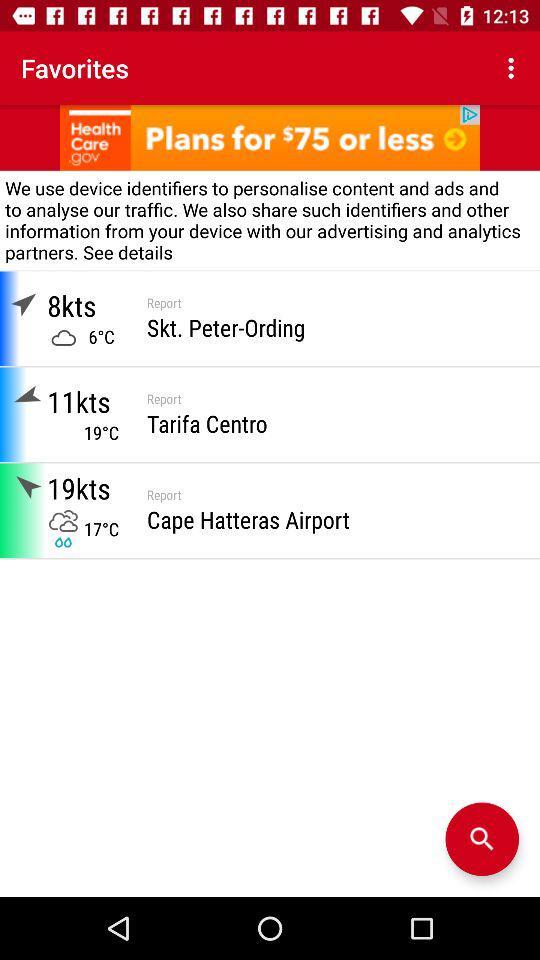  I want to click on search, so click(481, 839).